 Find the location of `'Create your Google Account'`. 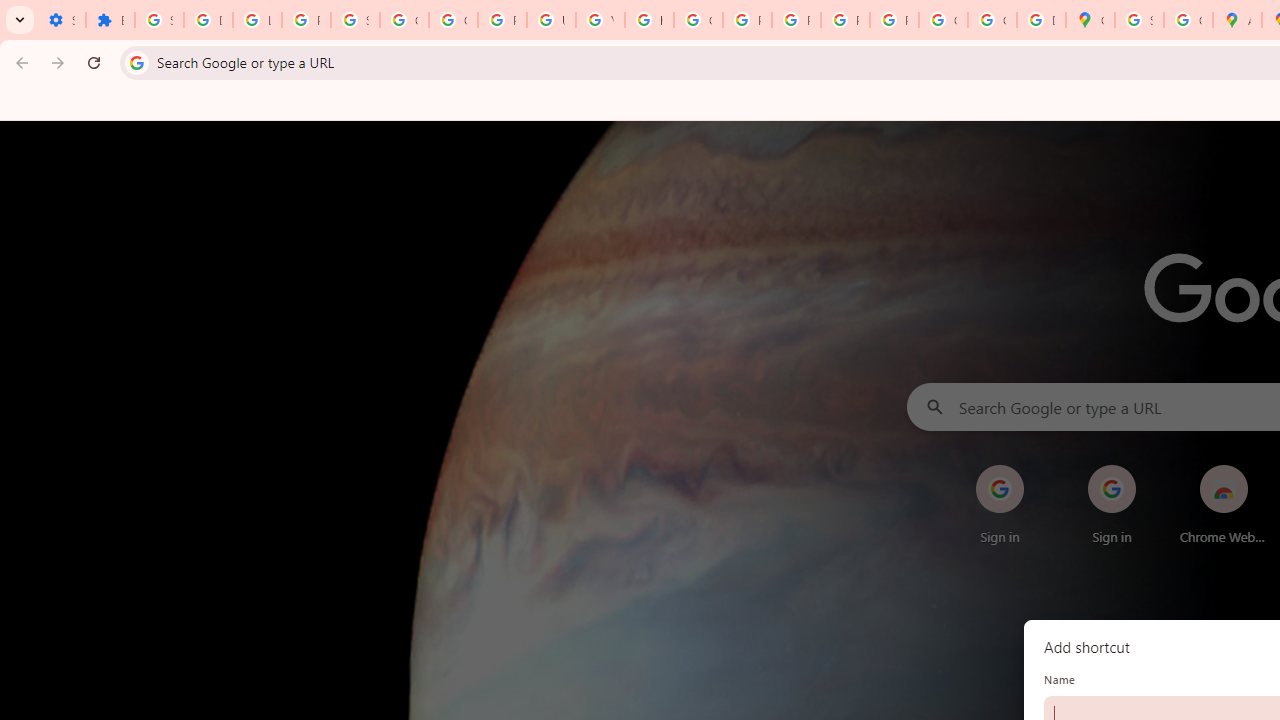

'Create your Google Account' is located at coordinates (1188, 20).